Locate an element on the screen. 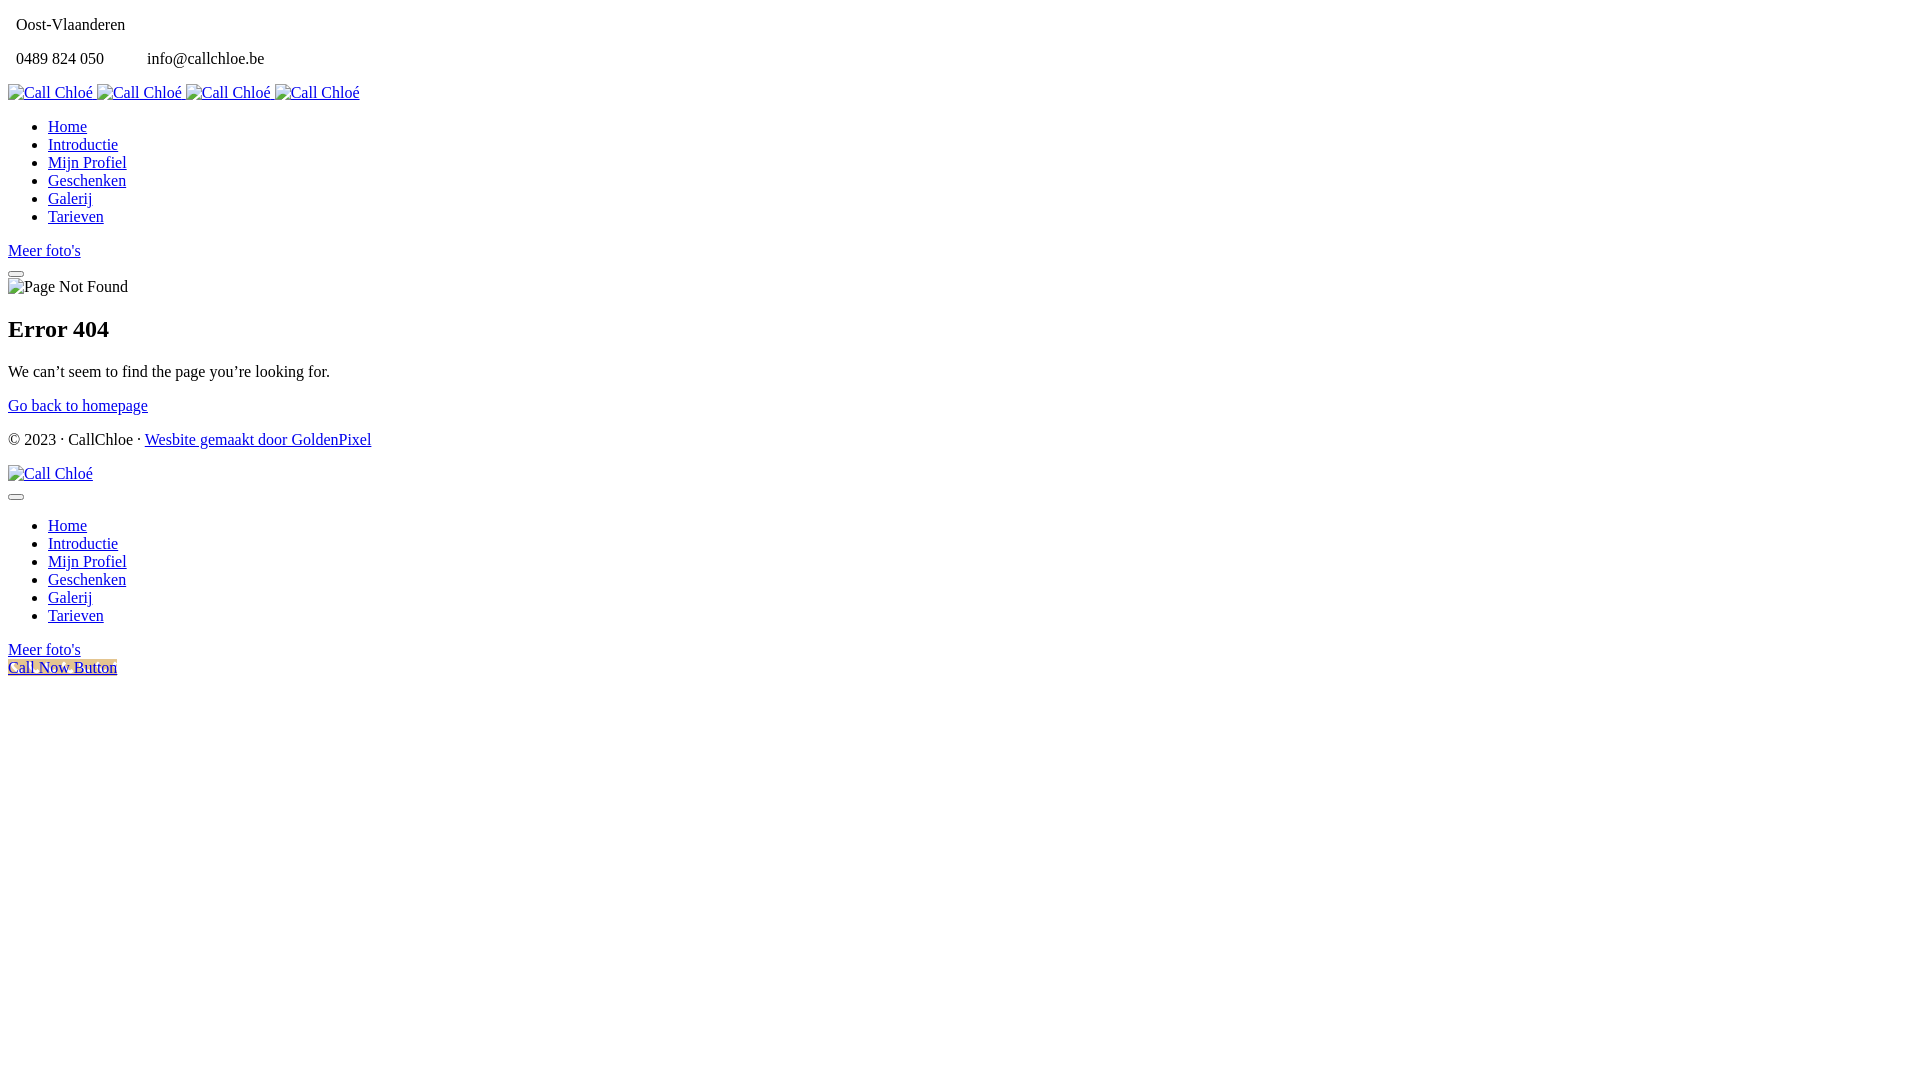 The width and height of the screenshot is (1920, 1080). 'Home' is located at coordinates (48, 524).